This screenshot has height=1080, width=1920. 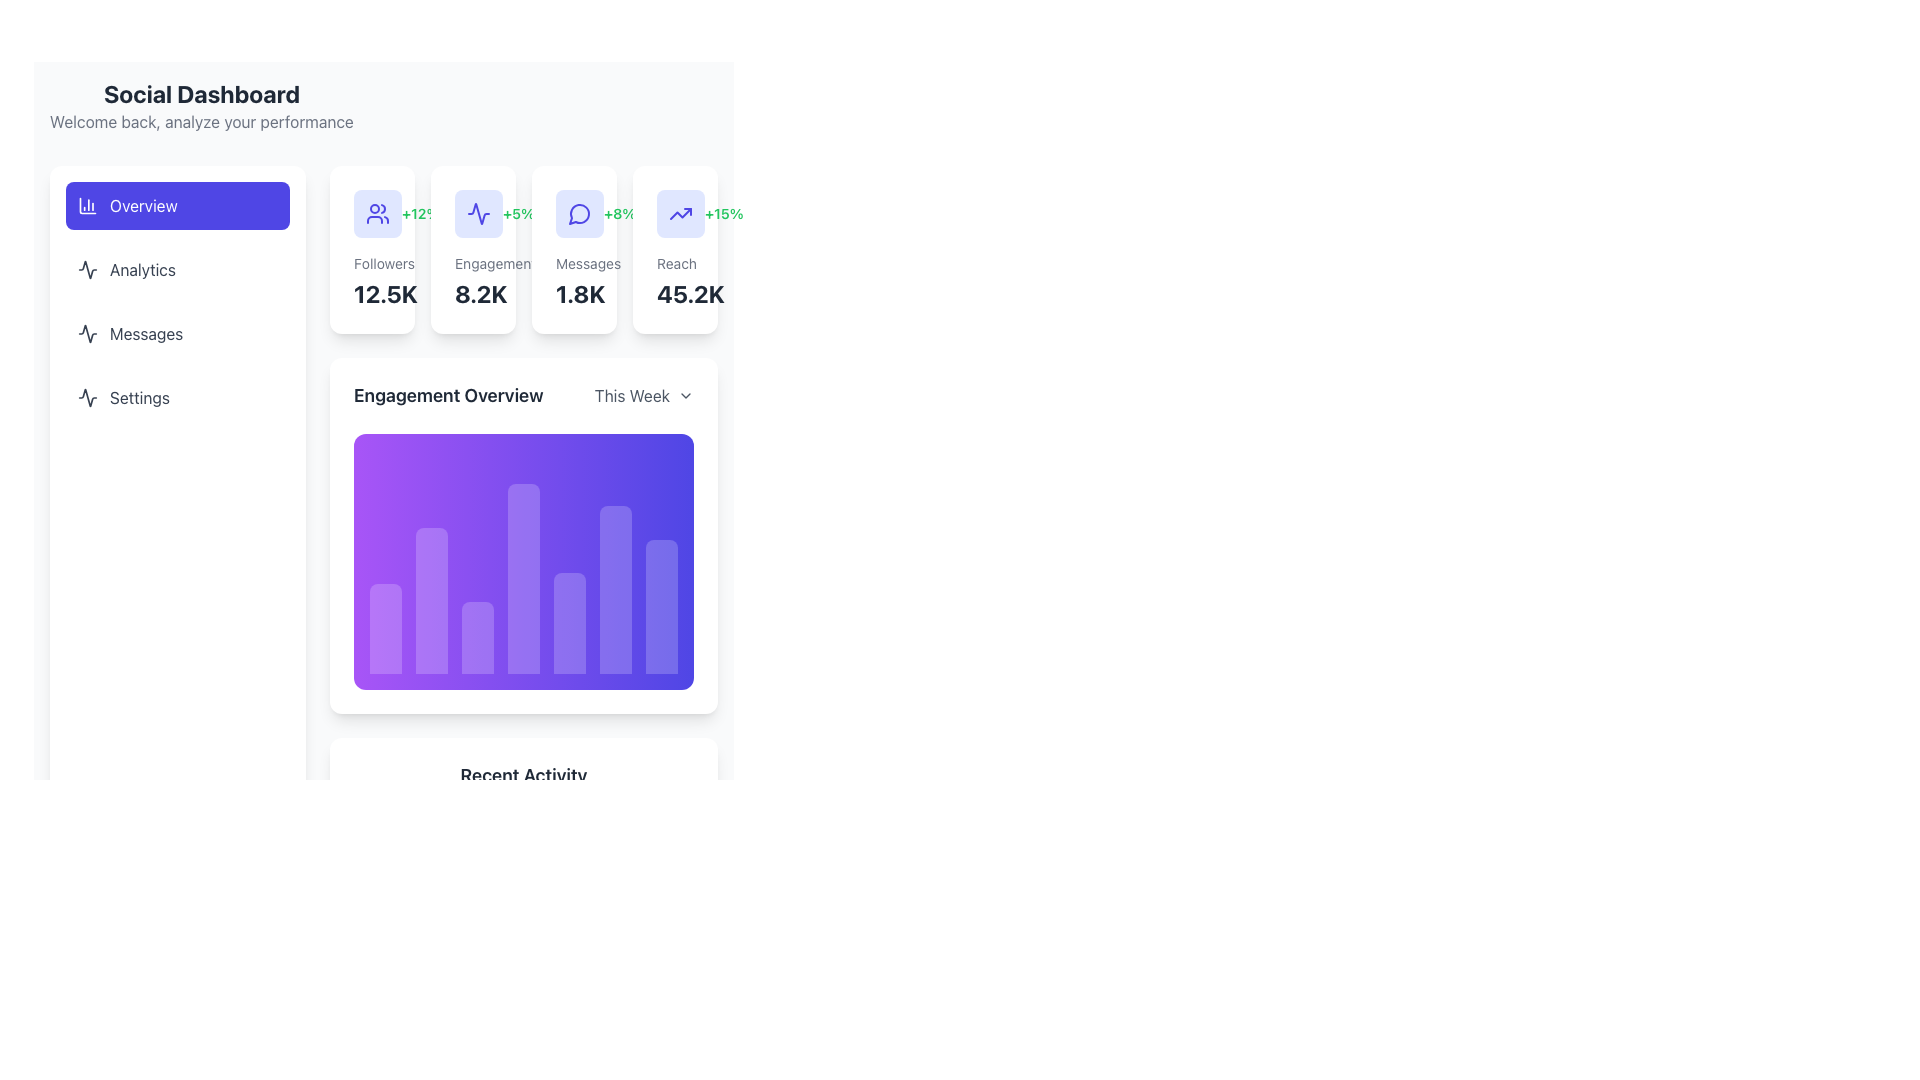 What do you see at coordinates (552, 1019) in the screenshot?
I see `timestamp information displayed as '2 hours ago' located within the 'Recent Activity' section, below the message 'New follower milestone reached'` at bounding box center [552, 1019].